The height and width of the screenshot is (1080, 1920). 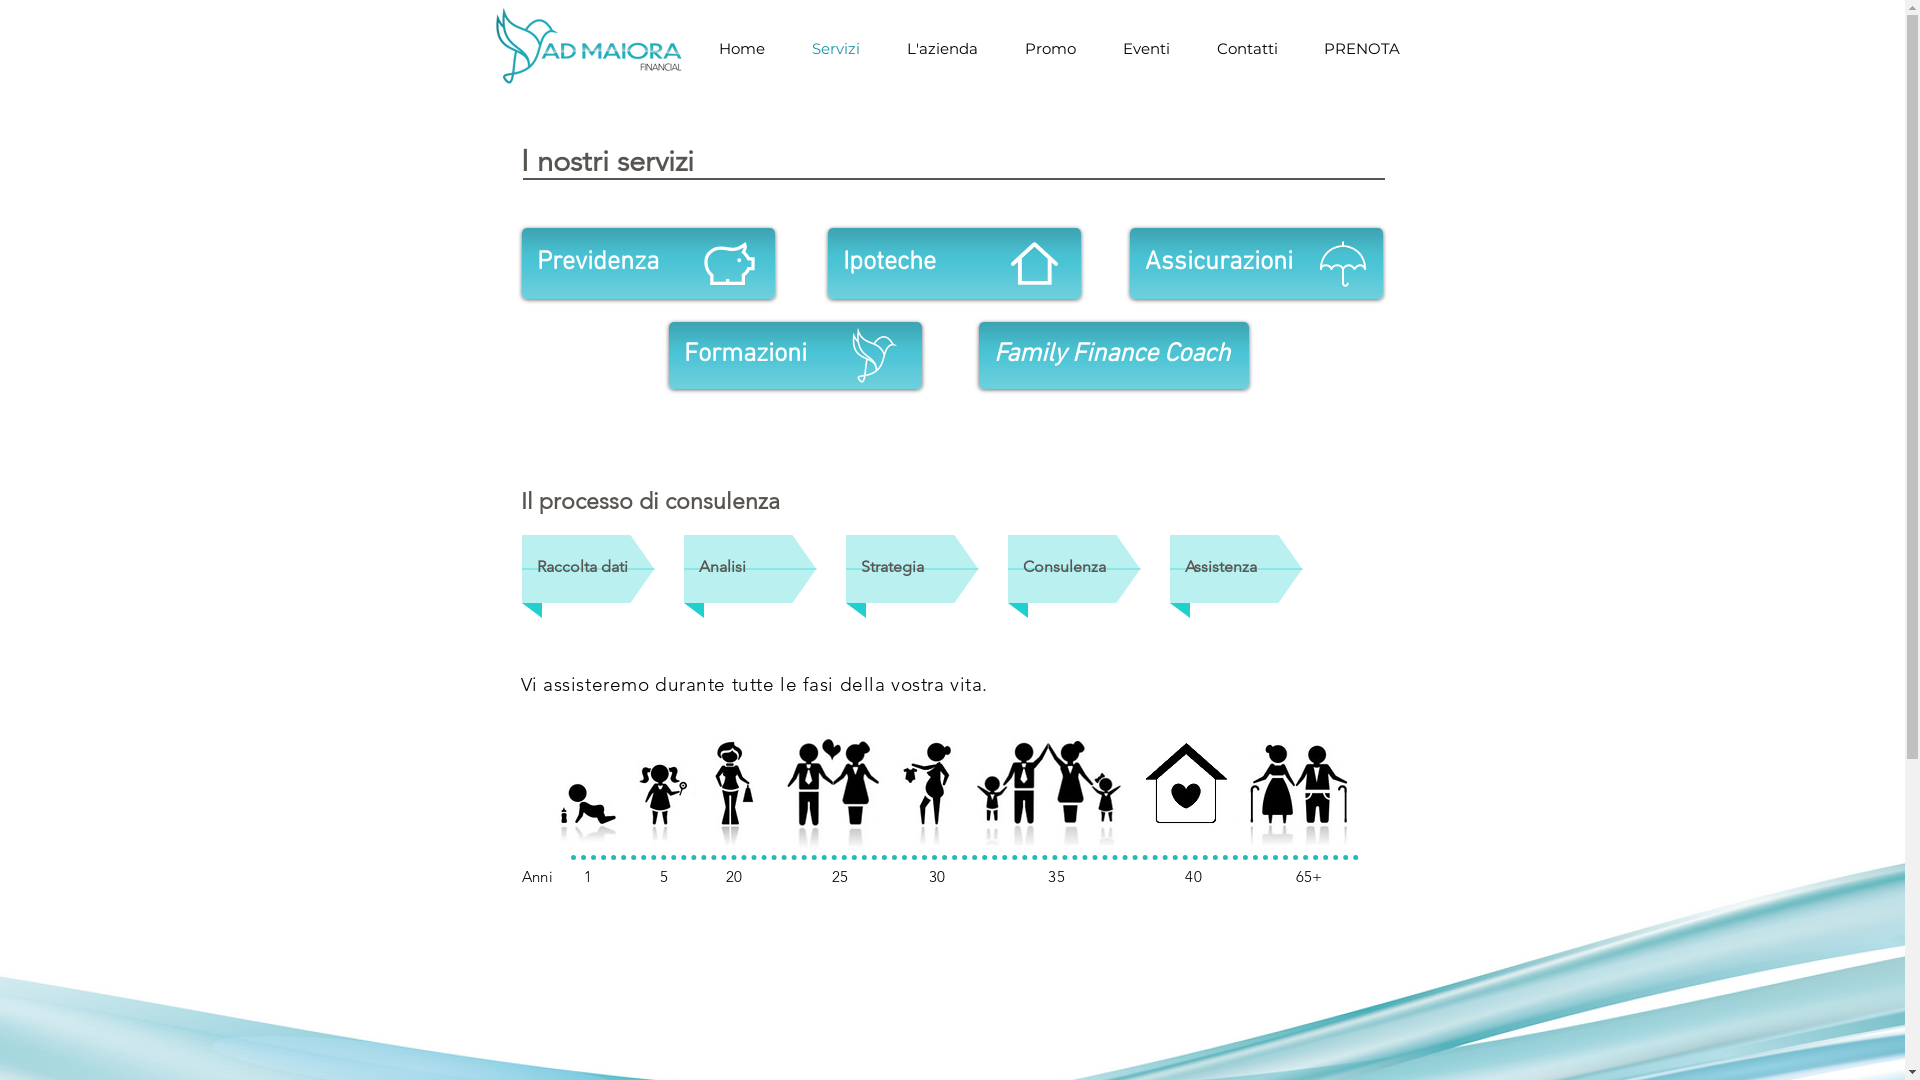 What do you see at coordinates (1246, 47) in the screenshot?
I see `'Contatti'` at bounding box center [1246, 47].